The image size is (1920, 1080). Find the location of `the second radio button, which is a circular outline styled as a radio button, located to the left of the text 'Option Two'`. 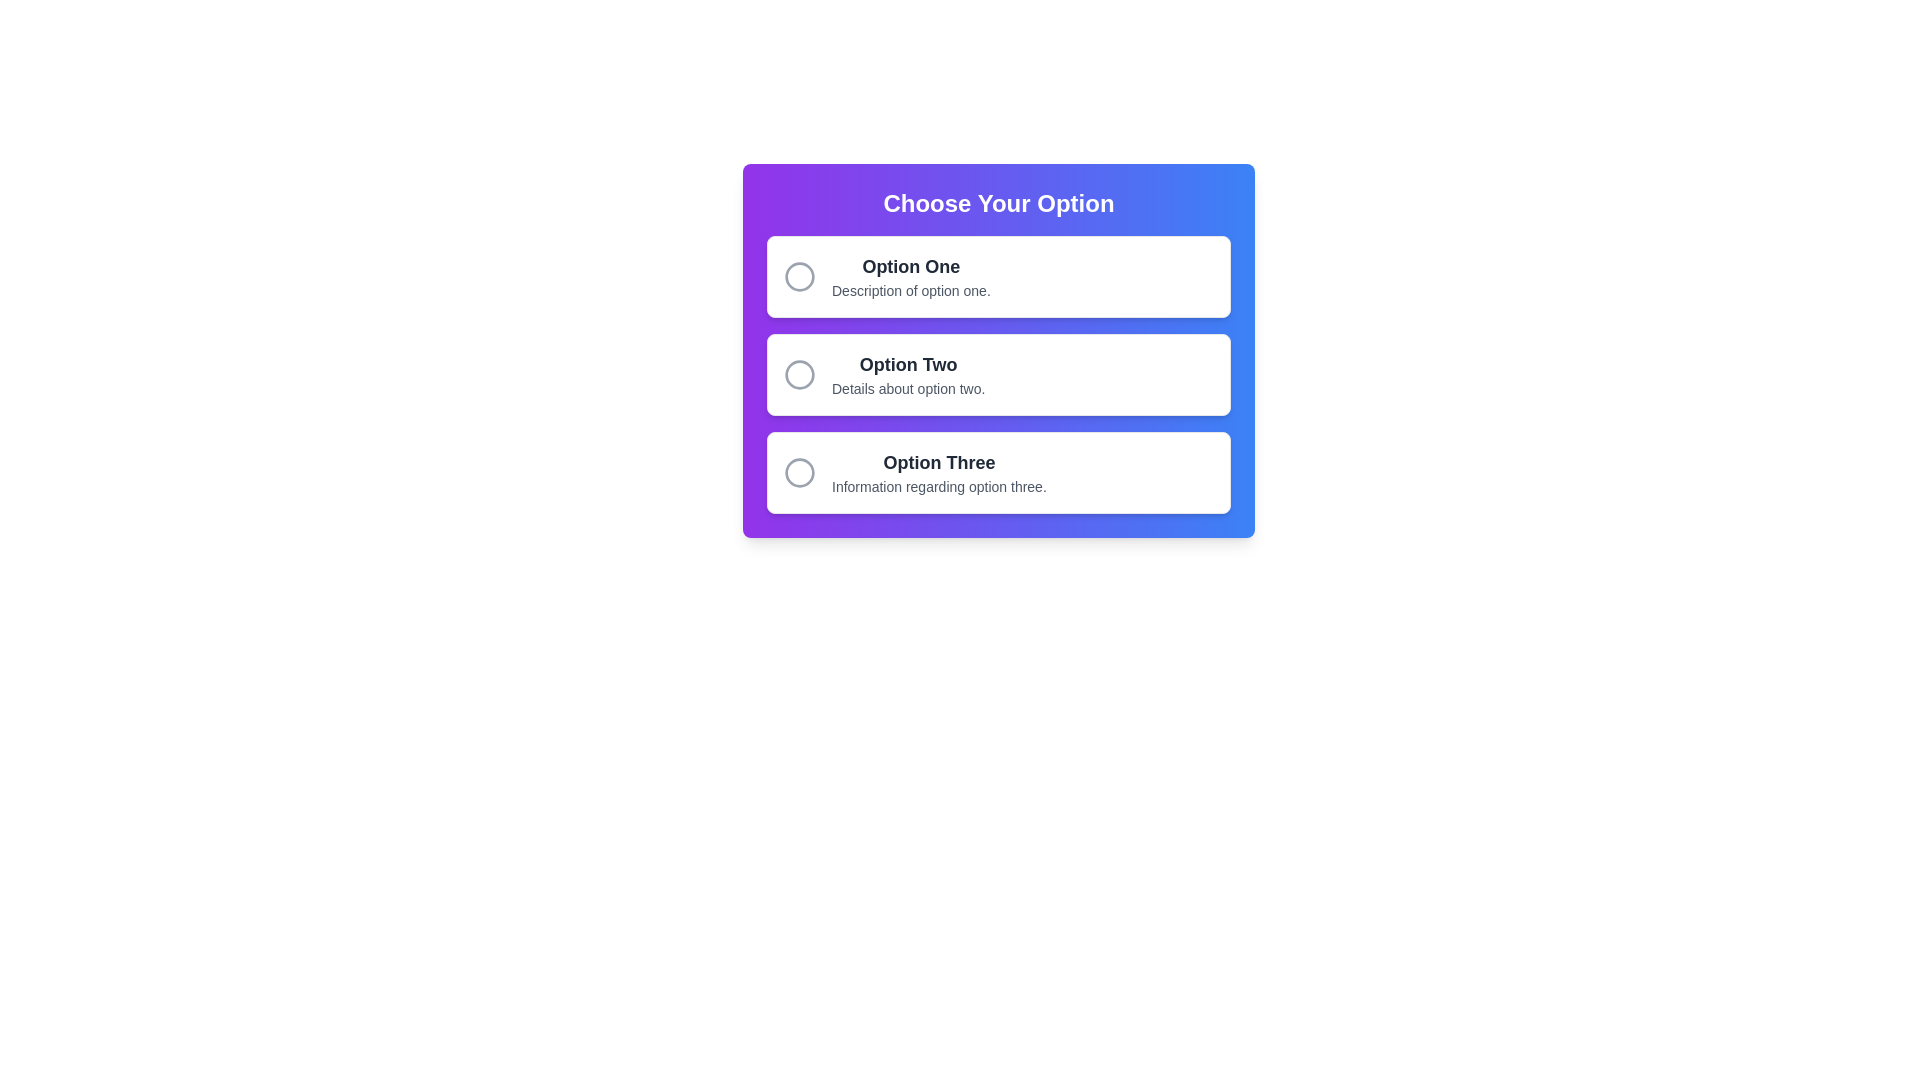

the second radio button, which is a circular outline styled as a radio button, located to the left of the text 'Option Two' is located at coordinates (800, 374).